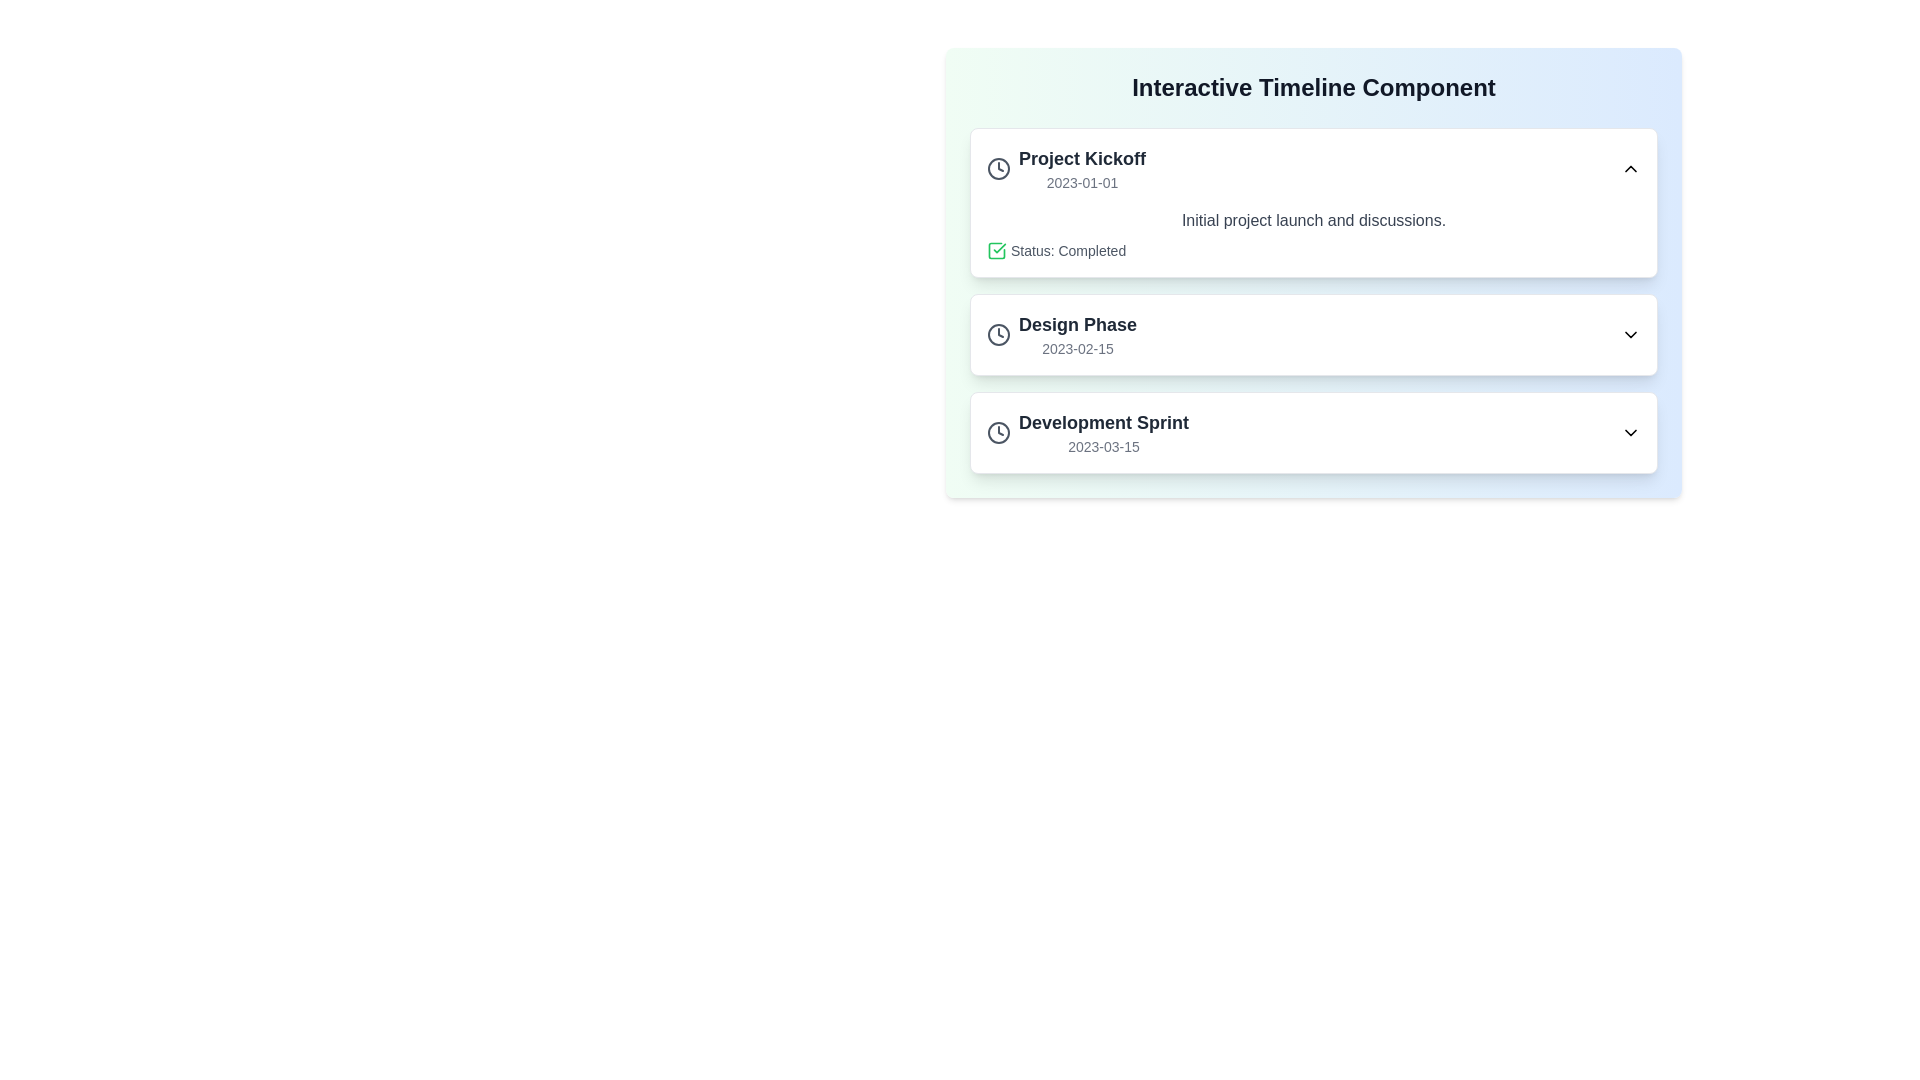 This screenshot has height=1080, width=1920. Describe the element at coordinates (1314, 203) in the screenshot. I see `the 'Project Kickoff' card which is the first item in the 'Interactive Timeline Component', displaying the title, date, description, and status` at that location.